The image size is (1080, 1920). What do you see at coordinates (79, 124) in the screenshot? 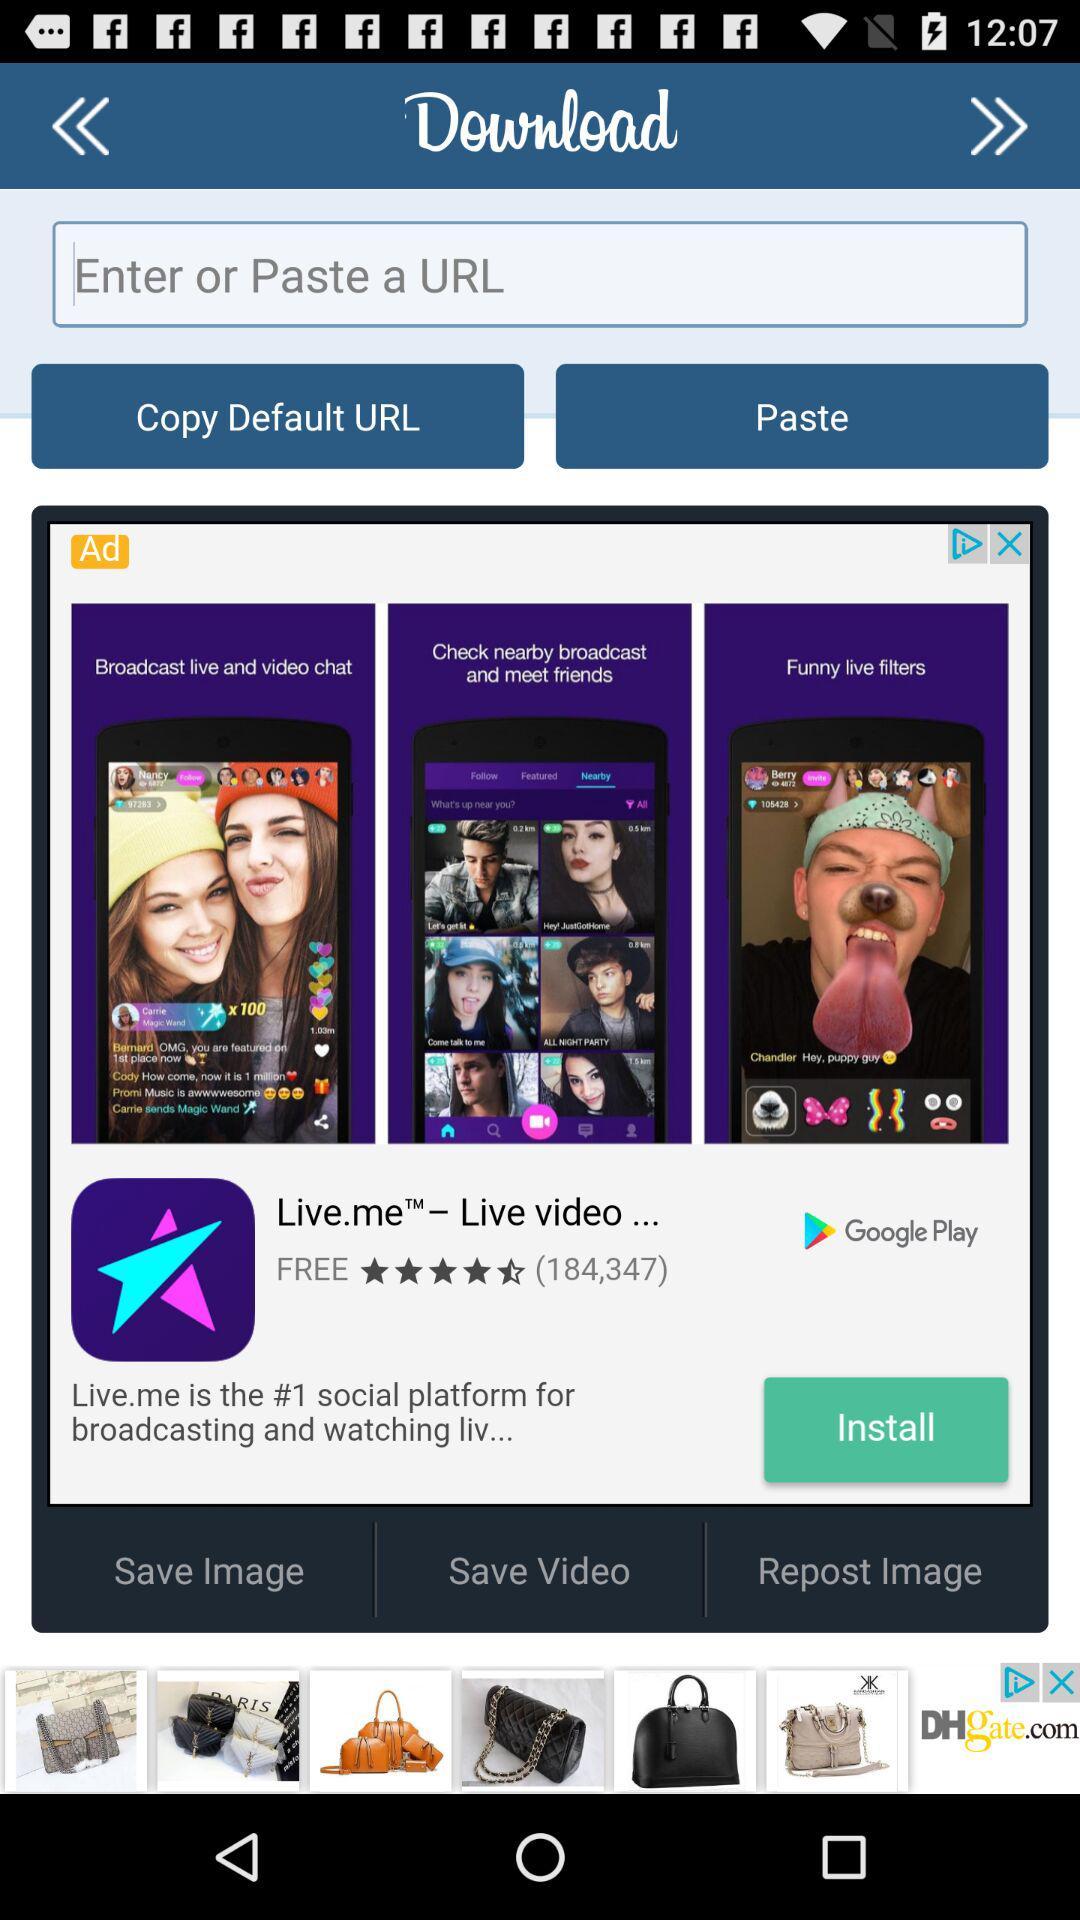
I see `fair ward` at bounding box center [79, 124].